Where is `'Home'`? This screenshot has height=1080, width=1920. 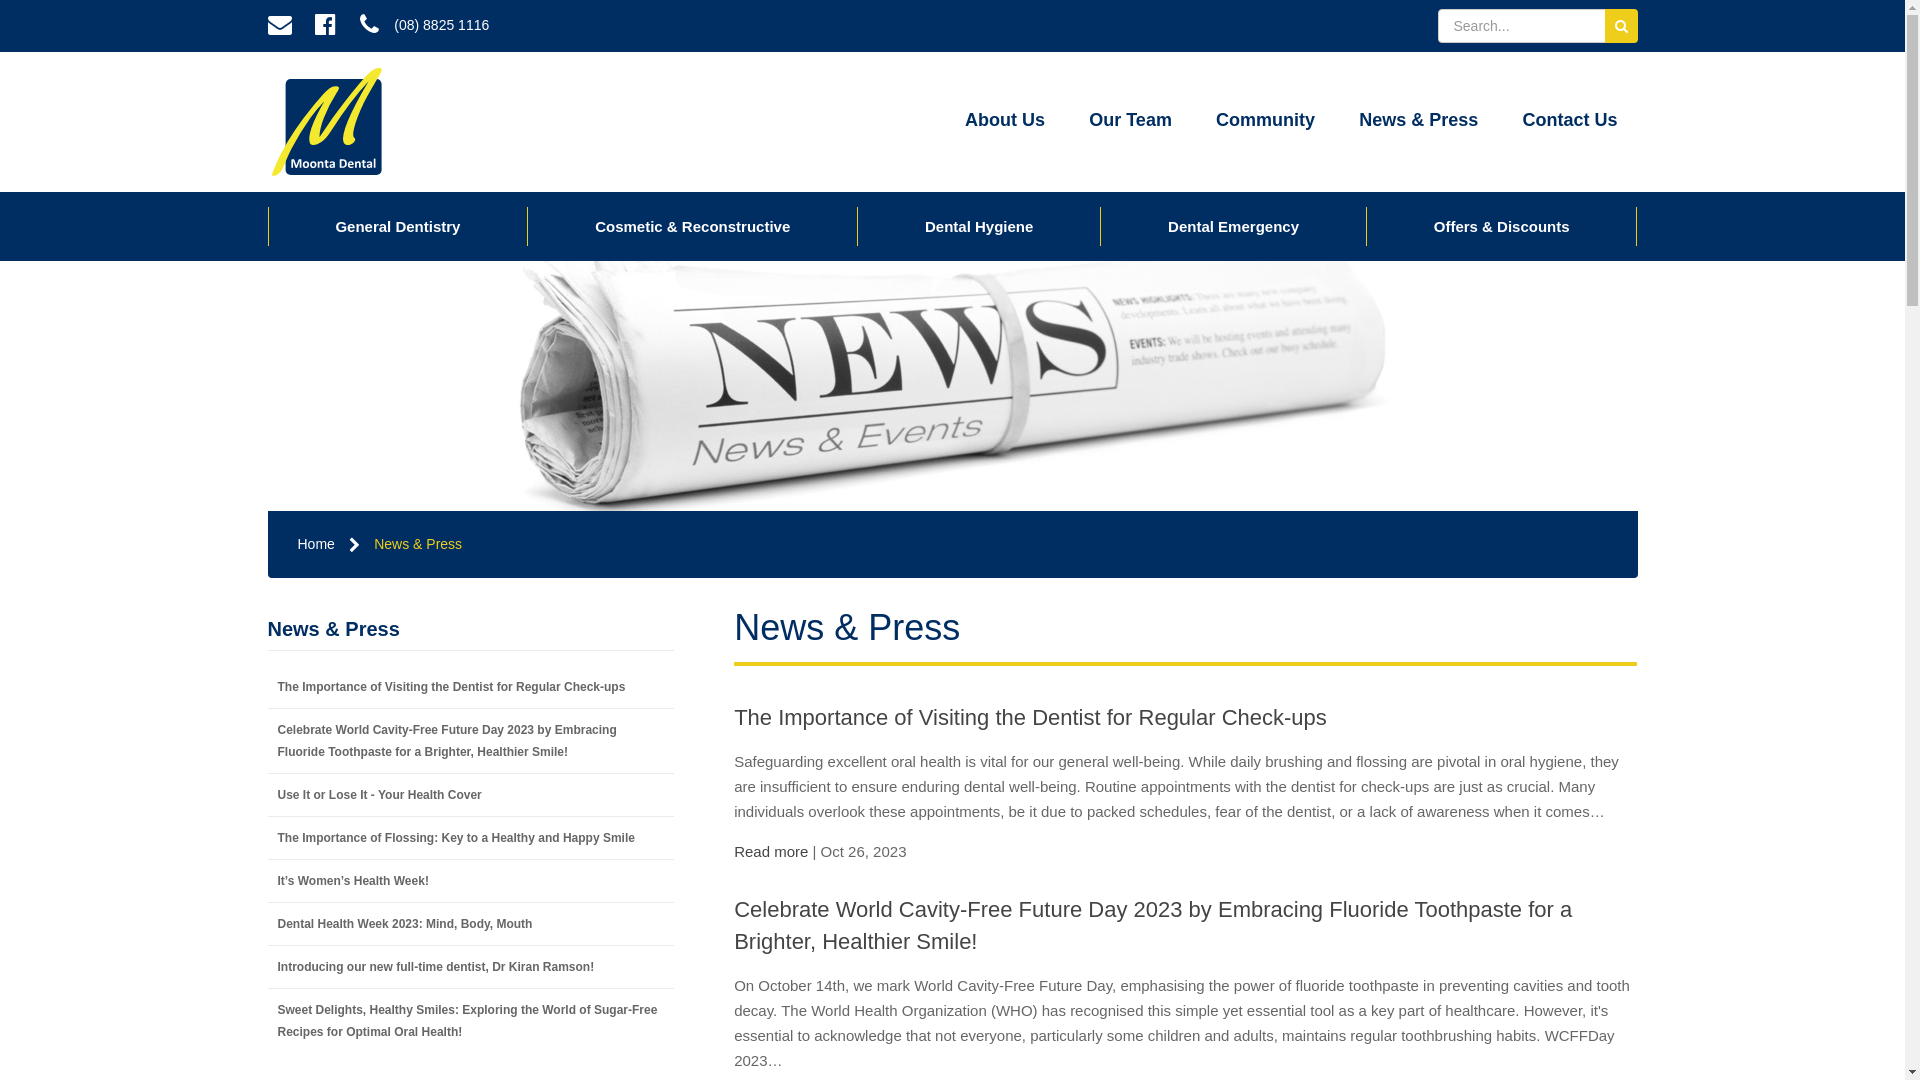 'Home' is located at coordinates (315, 543).